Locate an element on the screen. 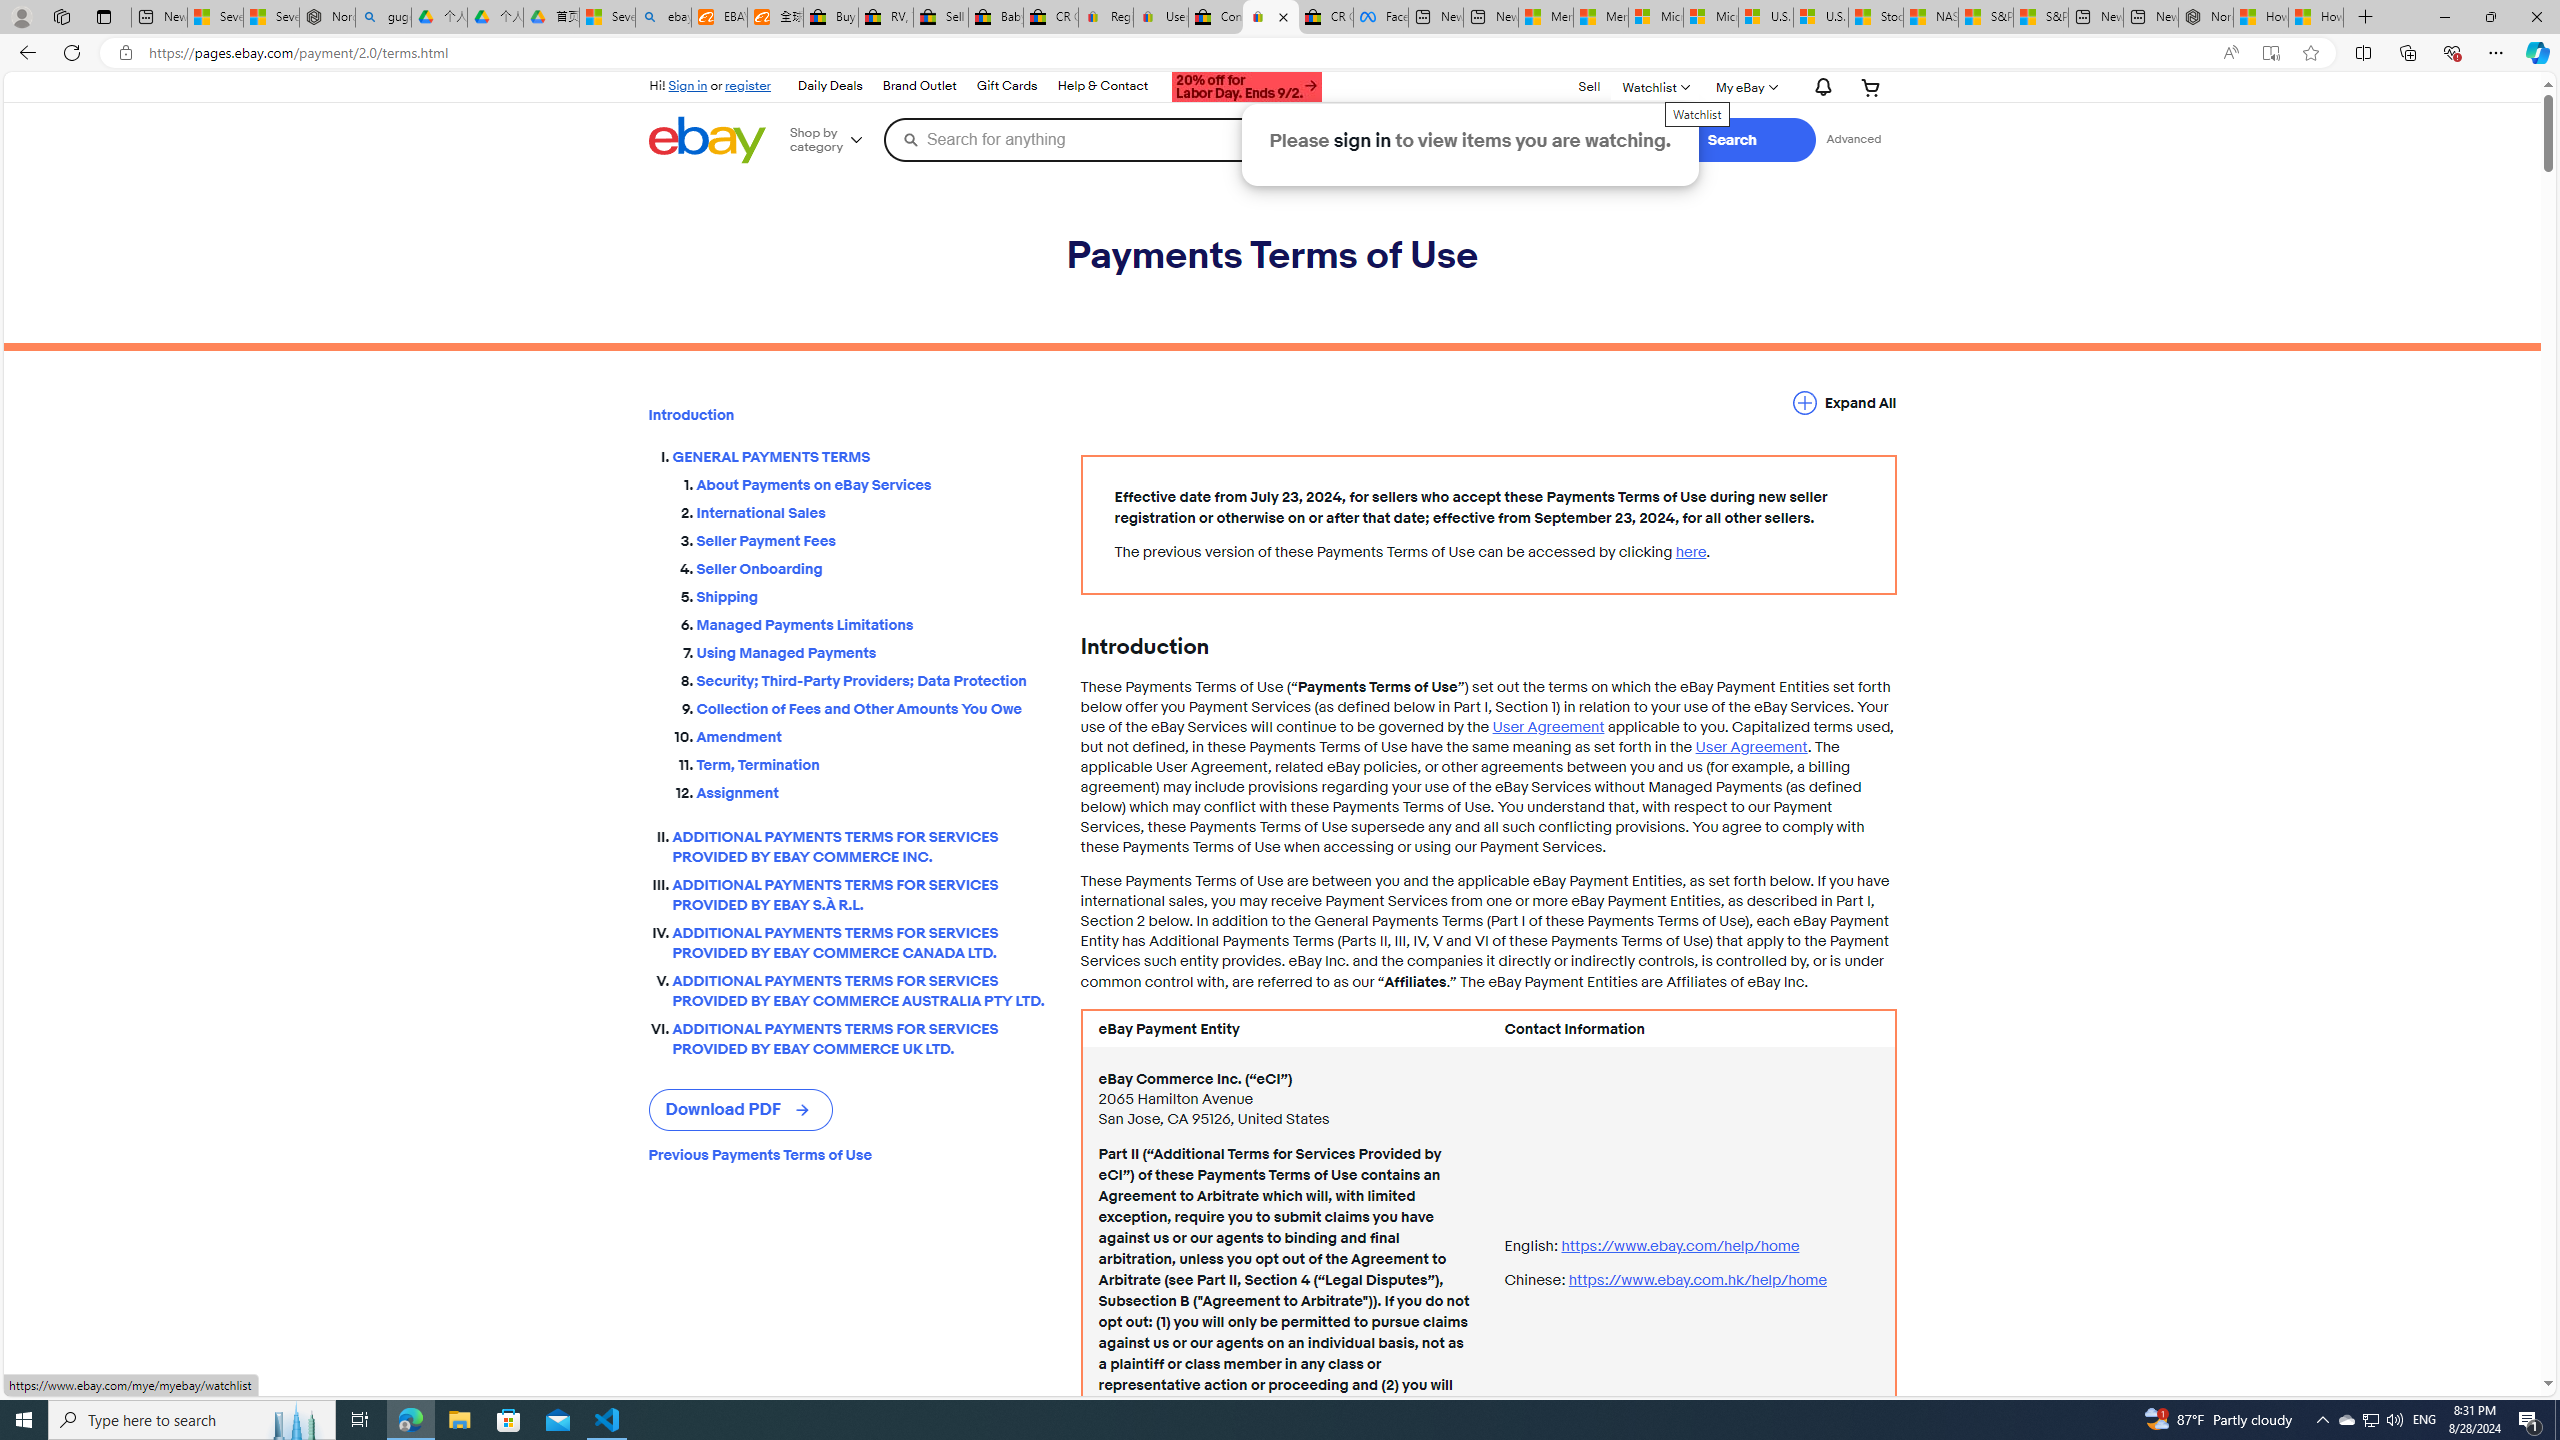  'Notifications' is located at coordinates (1818, 87).